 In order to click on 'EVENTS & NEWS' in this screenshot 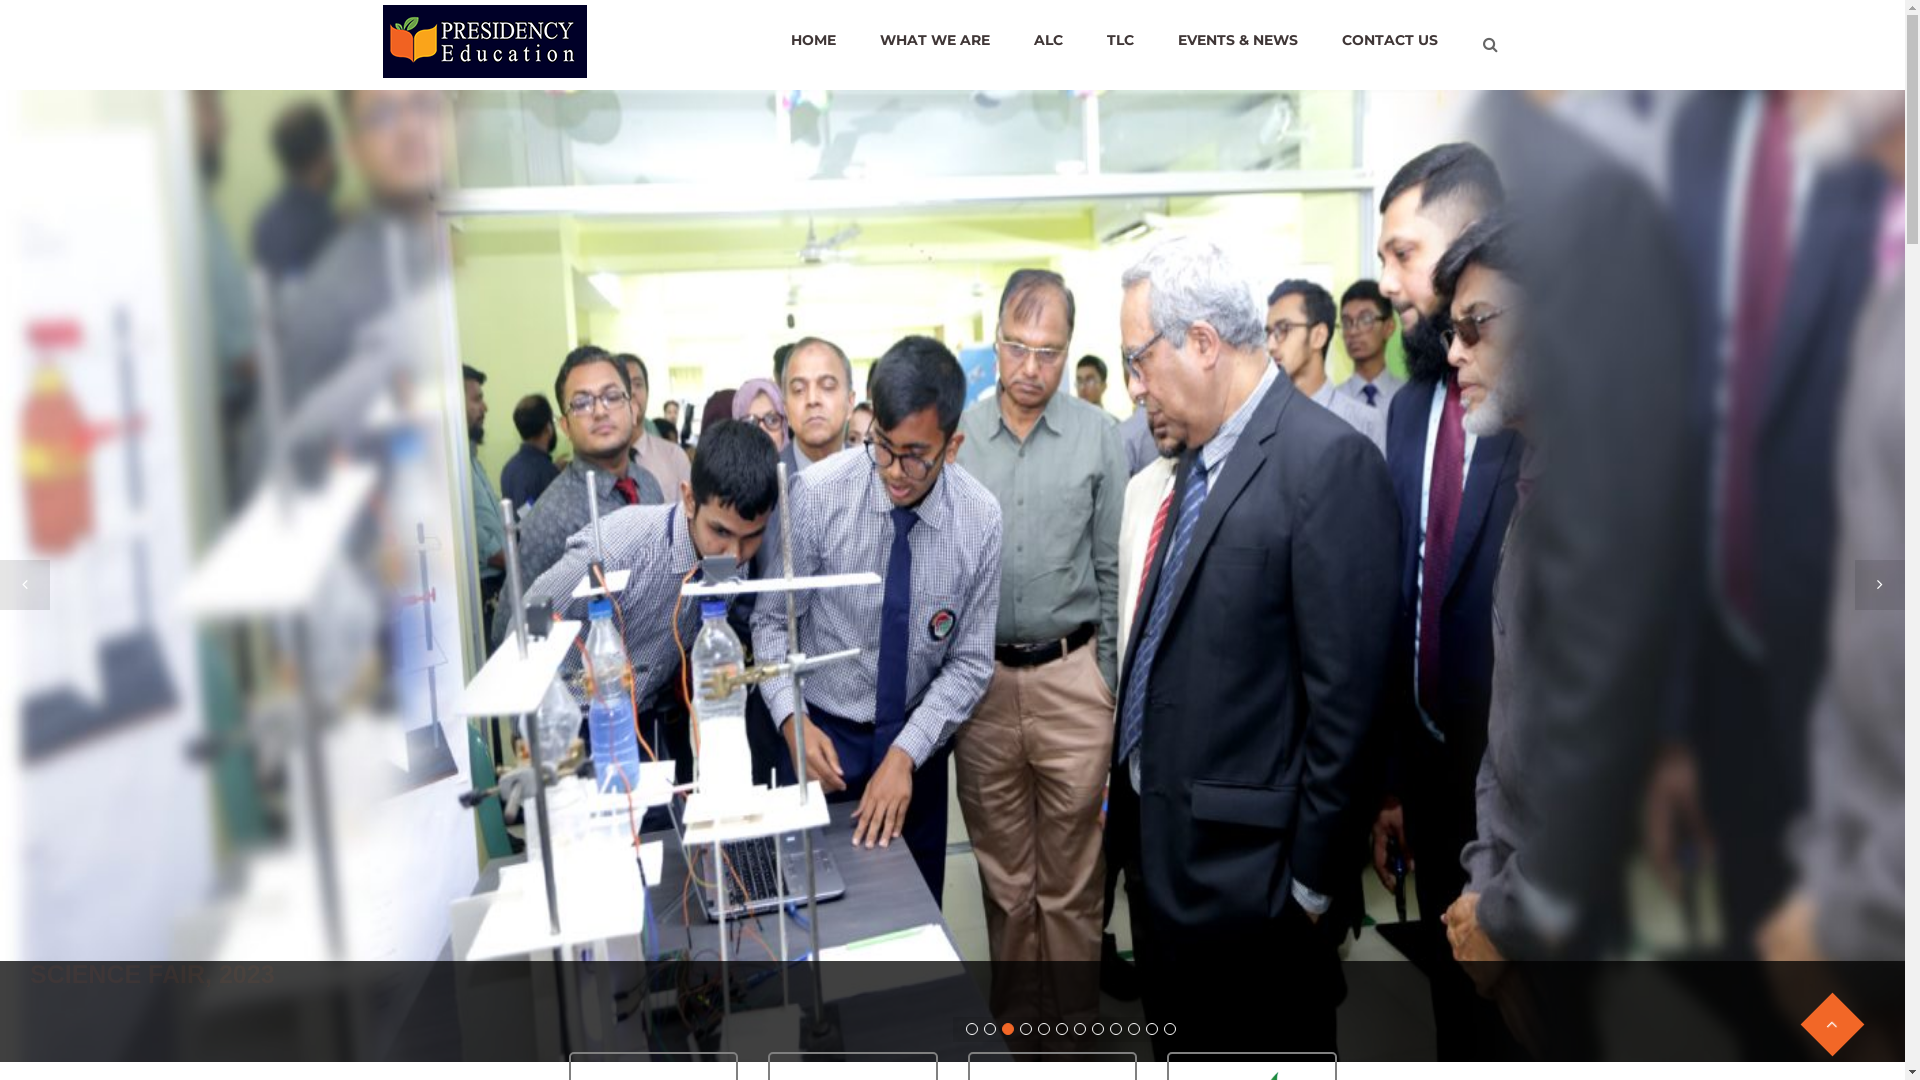, I will do `click(1157, 39)`.